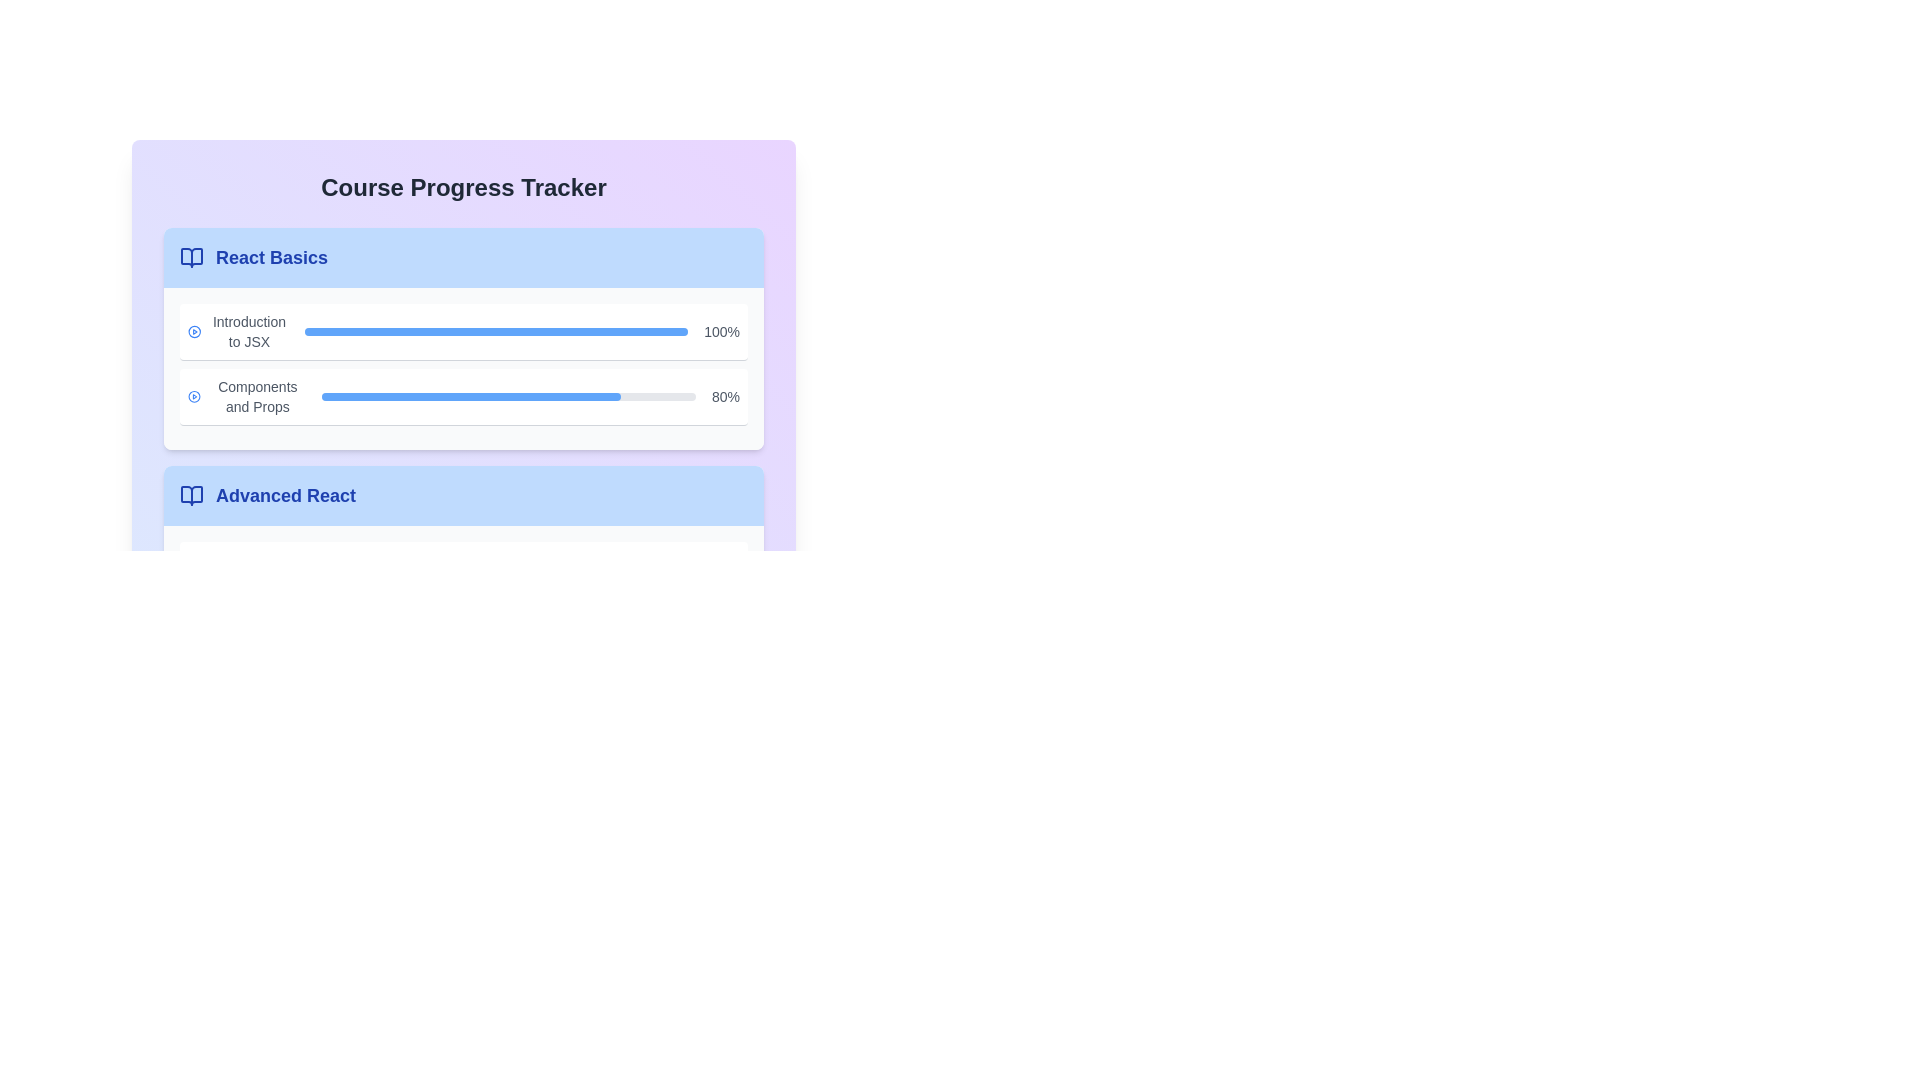 Image resolution: width=1920 pixels, height=1080 pixels. What do you see at coordinates (256, 397) in the screenshot?
I see `the text label displaying 'Components and Props', which is the second item in the list of course topics under the 'React Basics' section` at bounding box center [256, 397].